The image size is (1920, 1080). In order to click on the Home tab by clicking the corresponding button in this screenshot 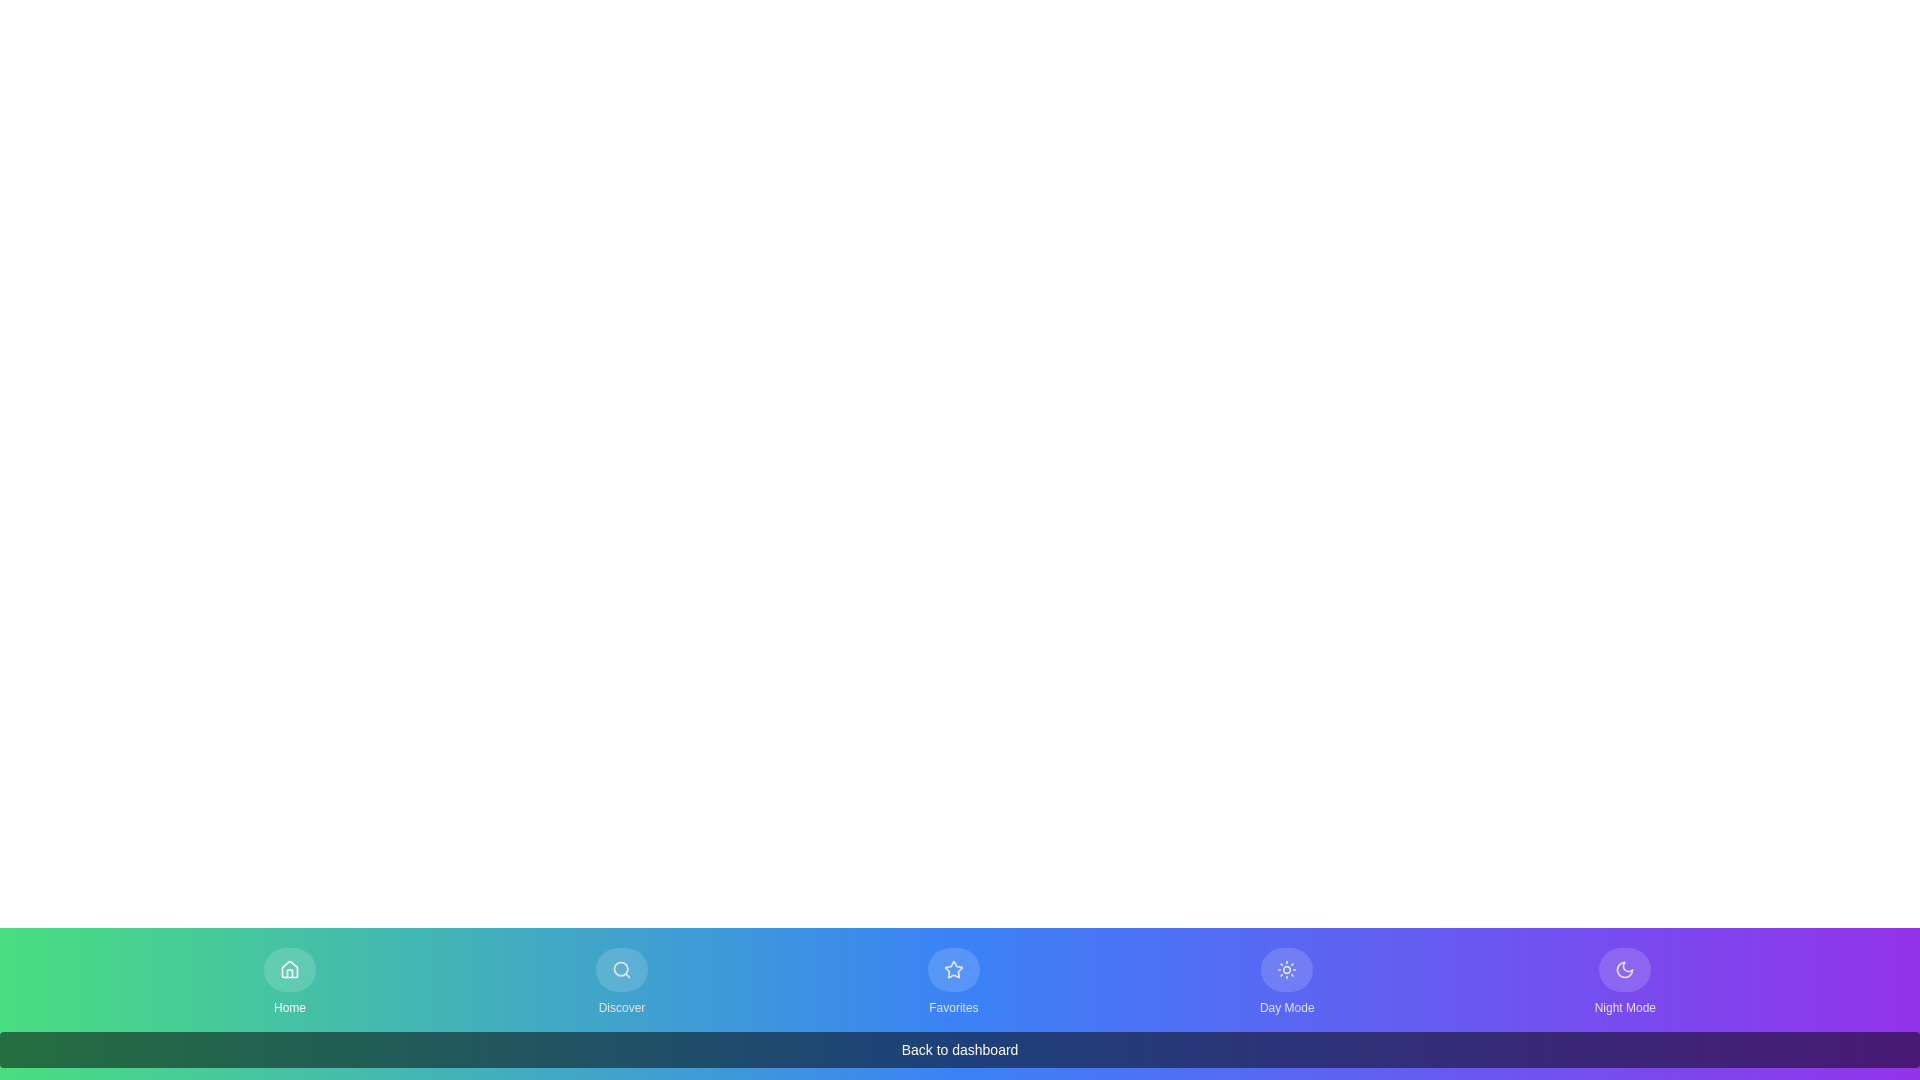, I will do `click(288, 981)`.